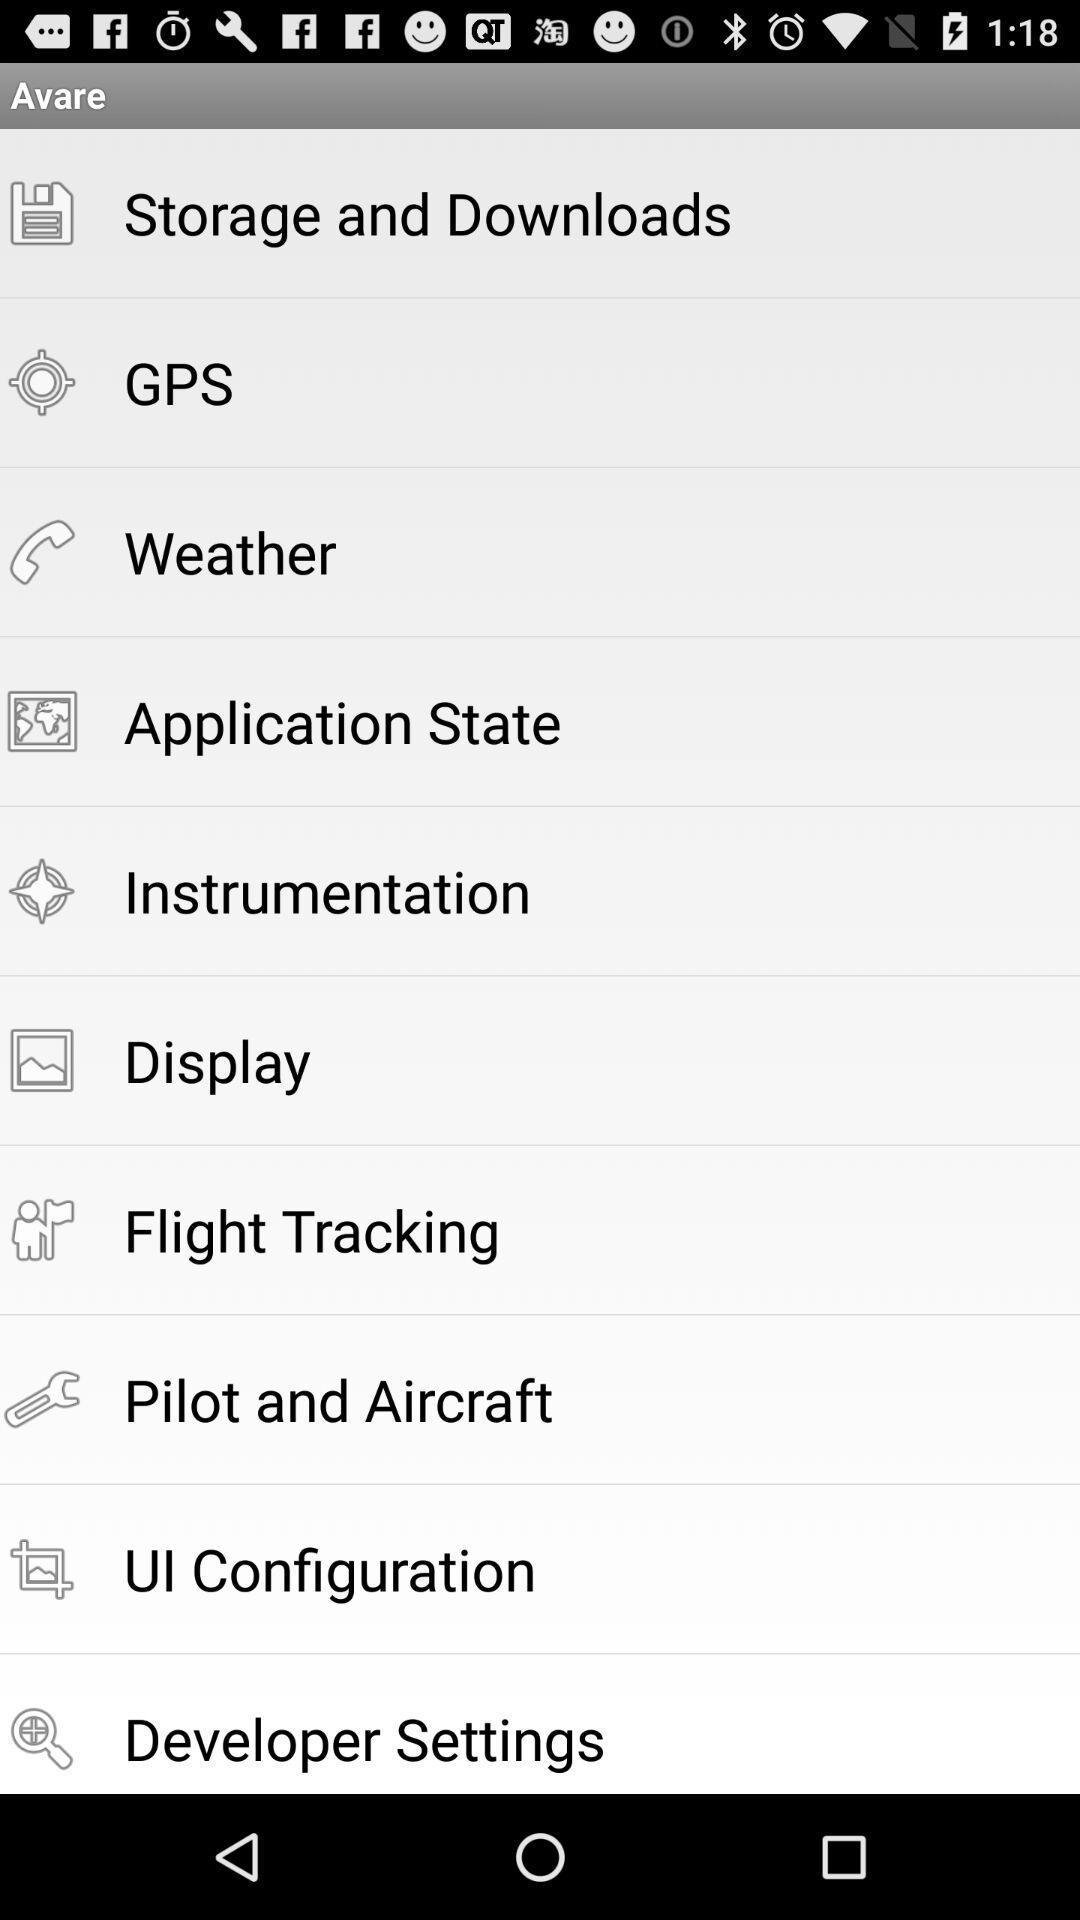  I want to click on item above gps, so click(427, 212).